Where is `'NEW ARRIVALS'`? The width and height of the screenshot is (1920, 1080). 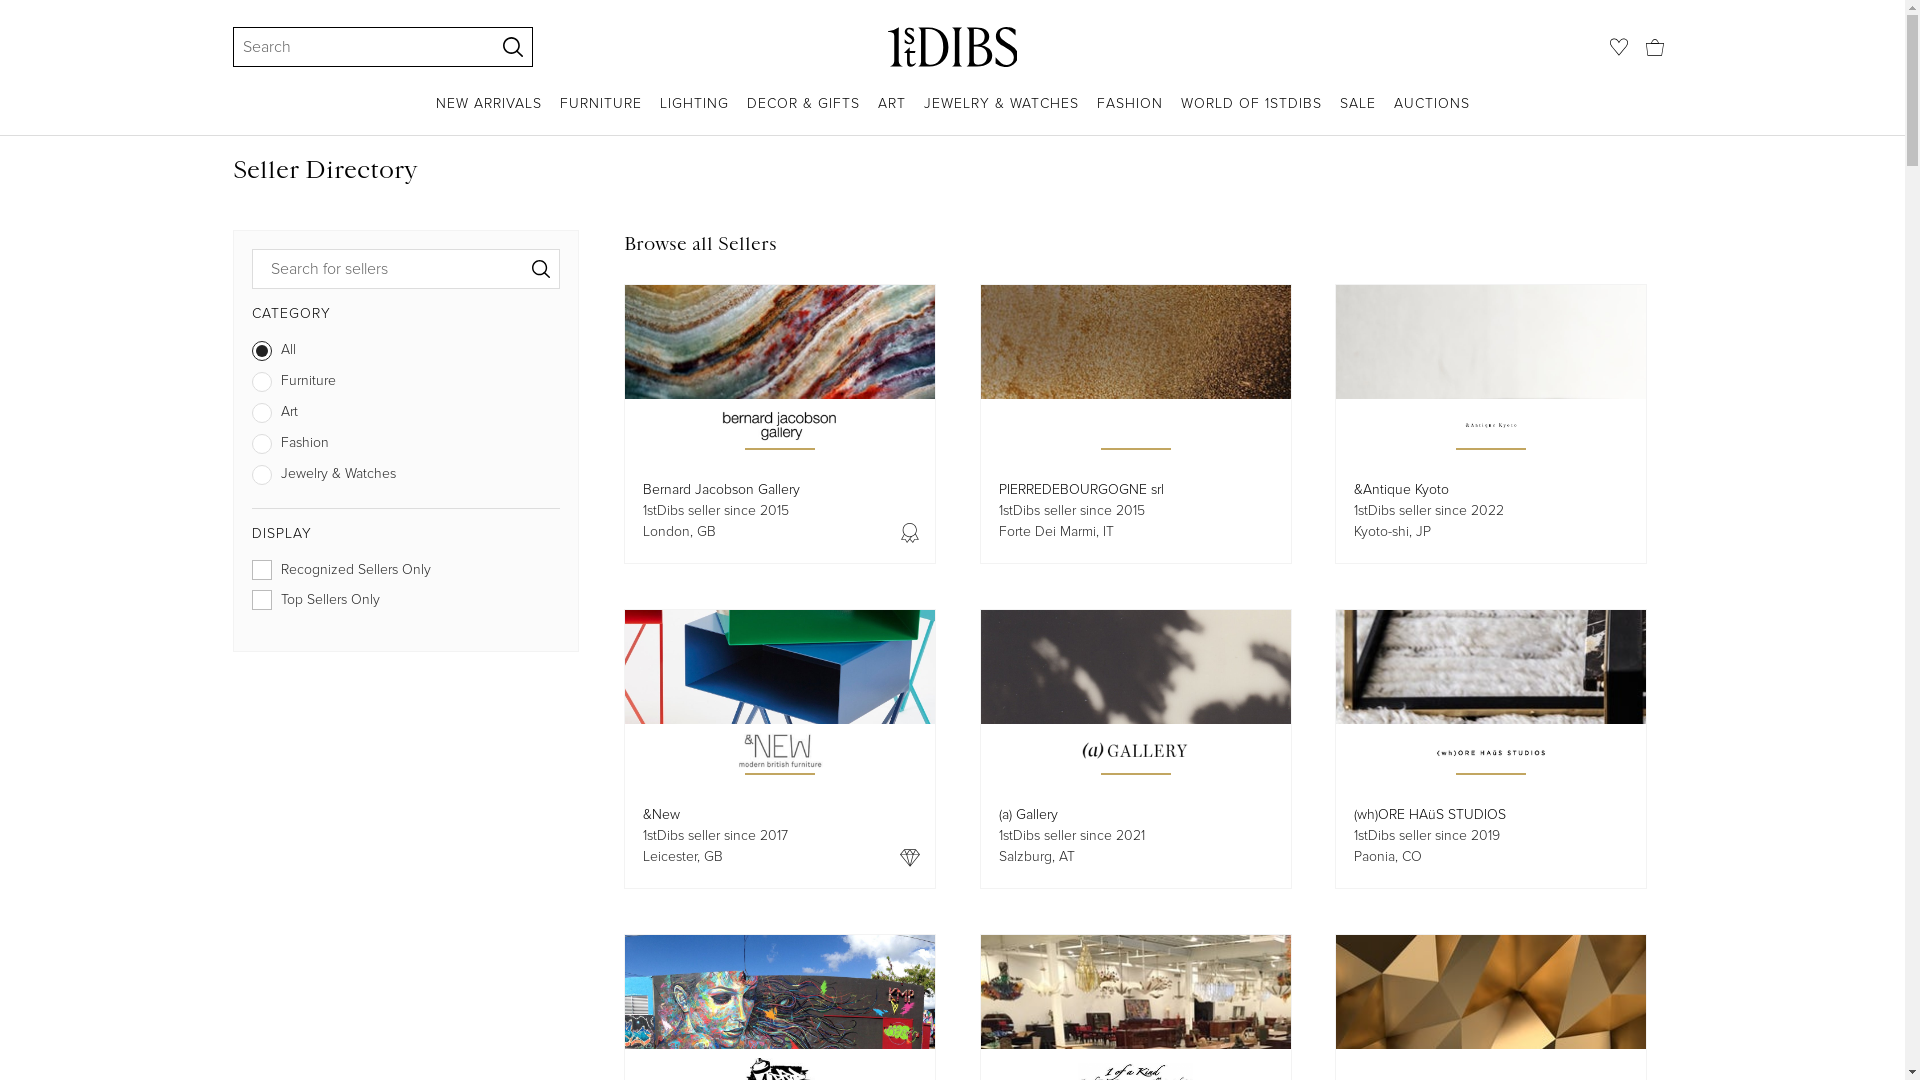 'NEW ARRIVALS' is located at coordinates (489, 114).